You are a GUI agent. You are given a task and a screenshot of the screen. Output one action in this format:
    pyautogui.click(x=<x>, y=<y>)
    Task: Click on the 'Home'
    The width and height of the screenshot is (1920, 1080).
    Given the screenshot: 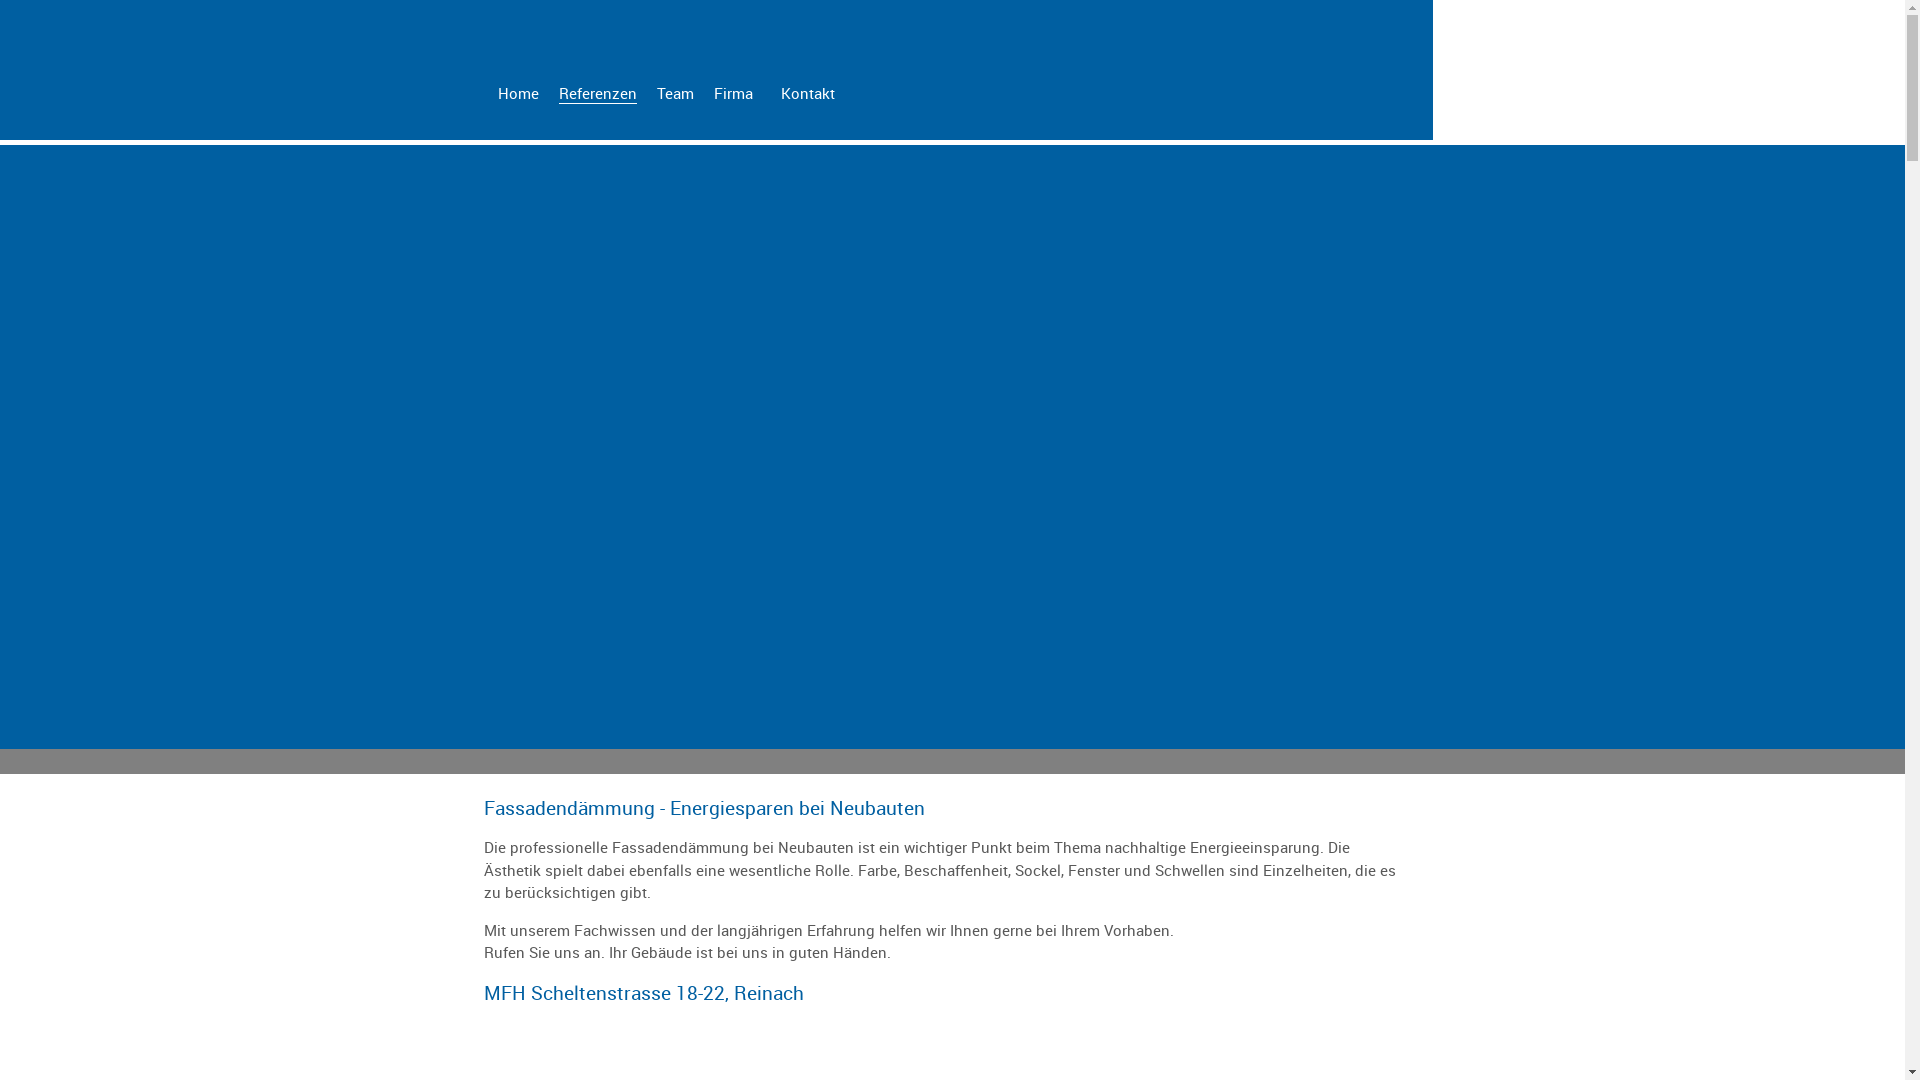 What is the action you would take?
    pyautogui.click(x=518, y=92)
    